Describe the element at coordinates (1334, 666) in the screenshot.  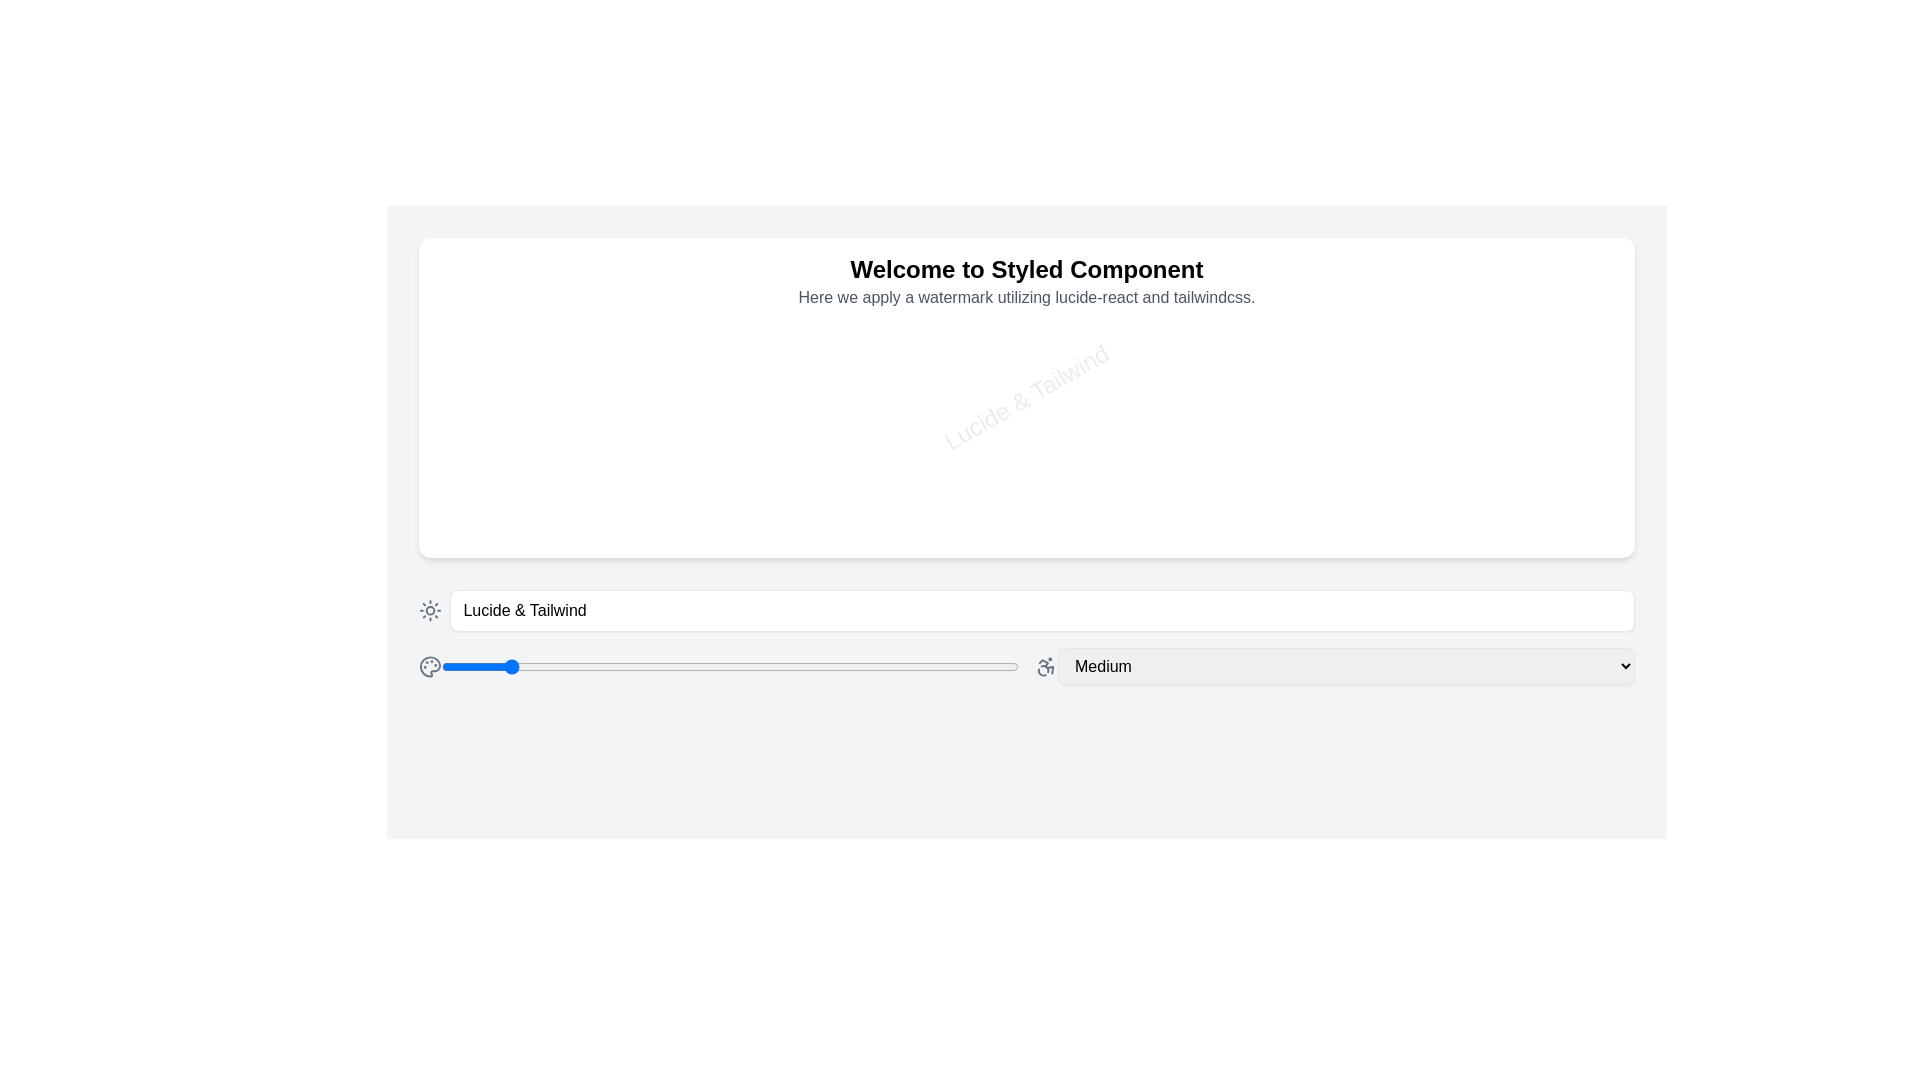
I see `the Dropdown menu located in the lower right column of the interface and select an option from the list` at that location.